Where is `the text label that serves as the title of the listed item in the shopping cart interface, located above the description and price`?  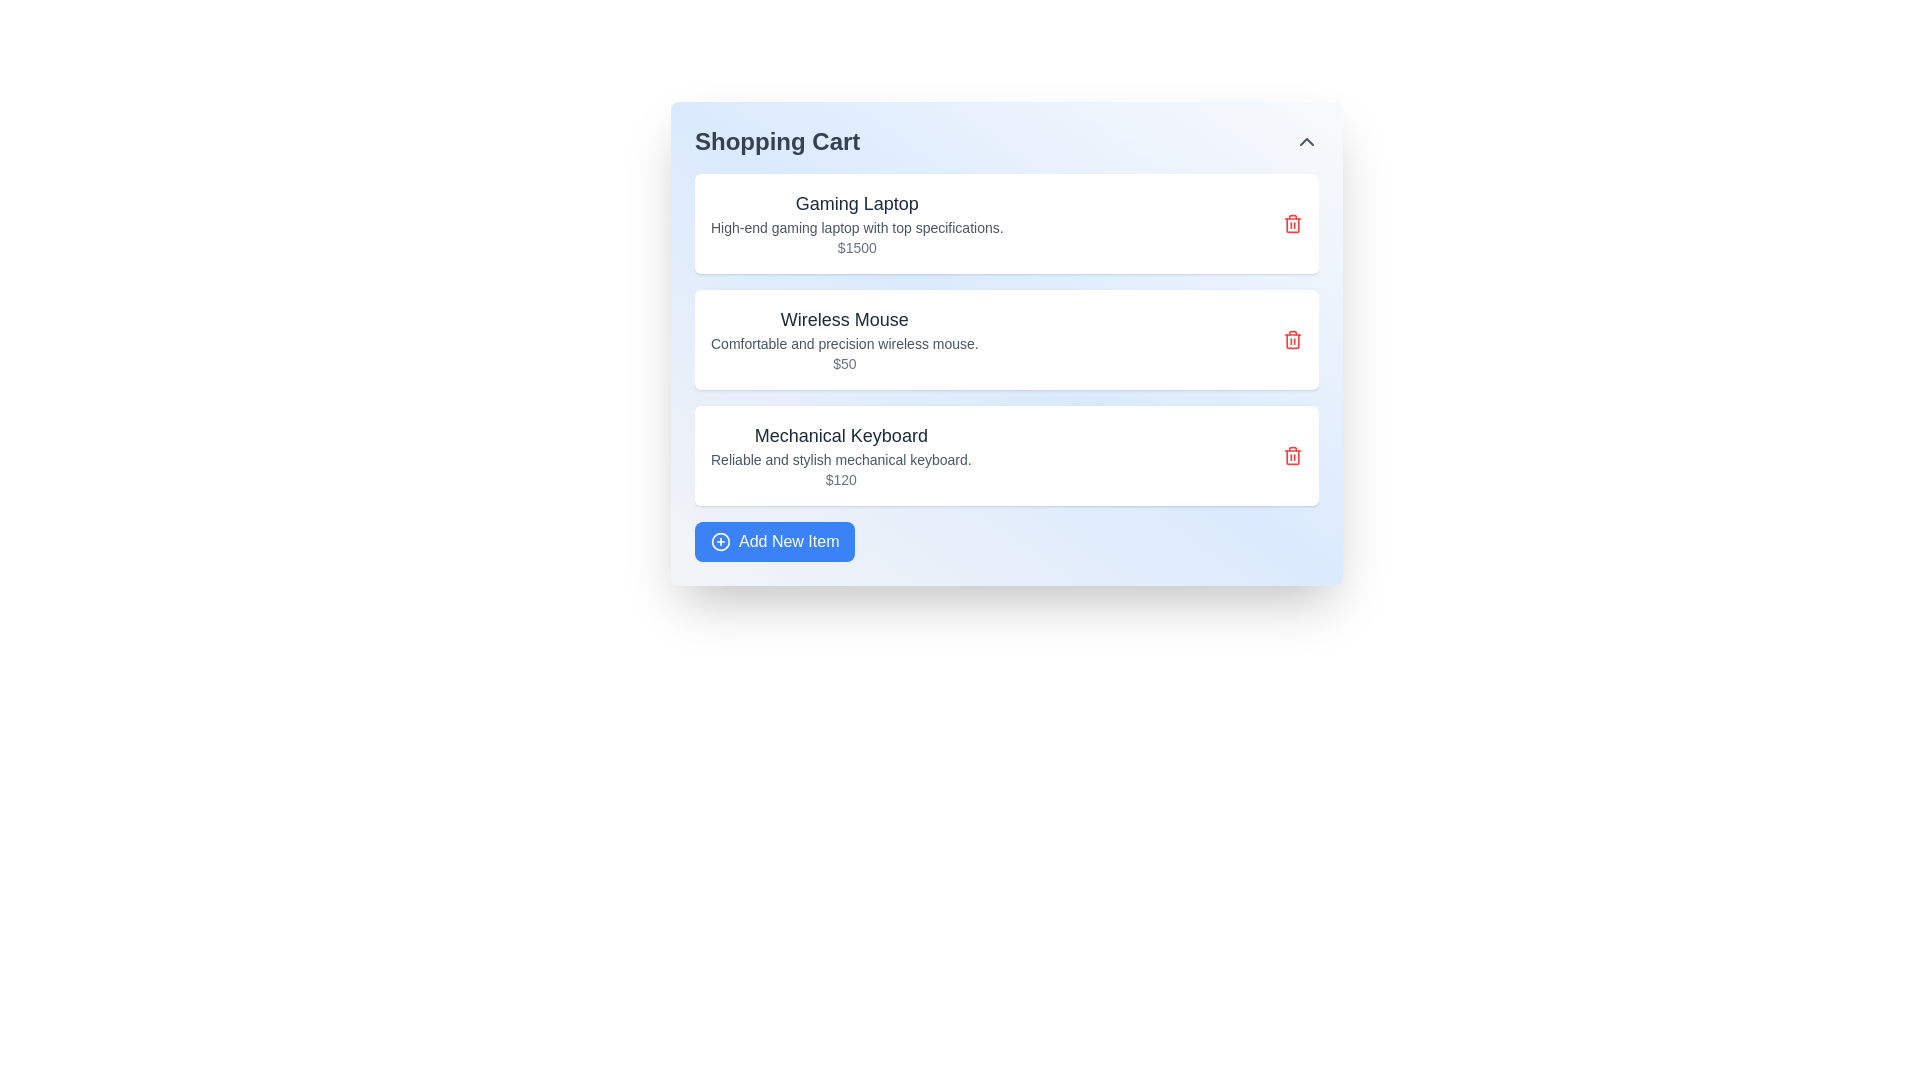
the text label that serves as the title of the listed item in the shopping cart interface, located above the description and price is located at coordinates (857, 204).